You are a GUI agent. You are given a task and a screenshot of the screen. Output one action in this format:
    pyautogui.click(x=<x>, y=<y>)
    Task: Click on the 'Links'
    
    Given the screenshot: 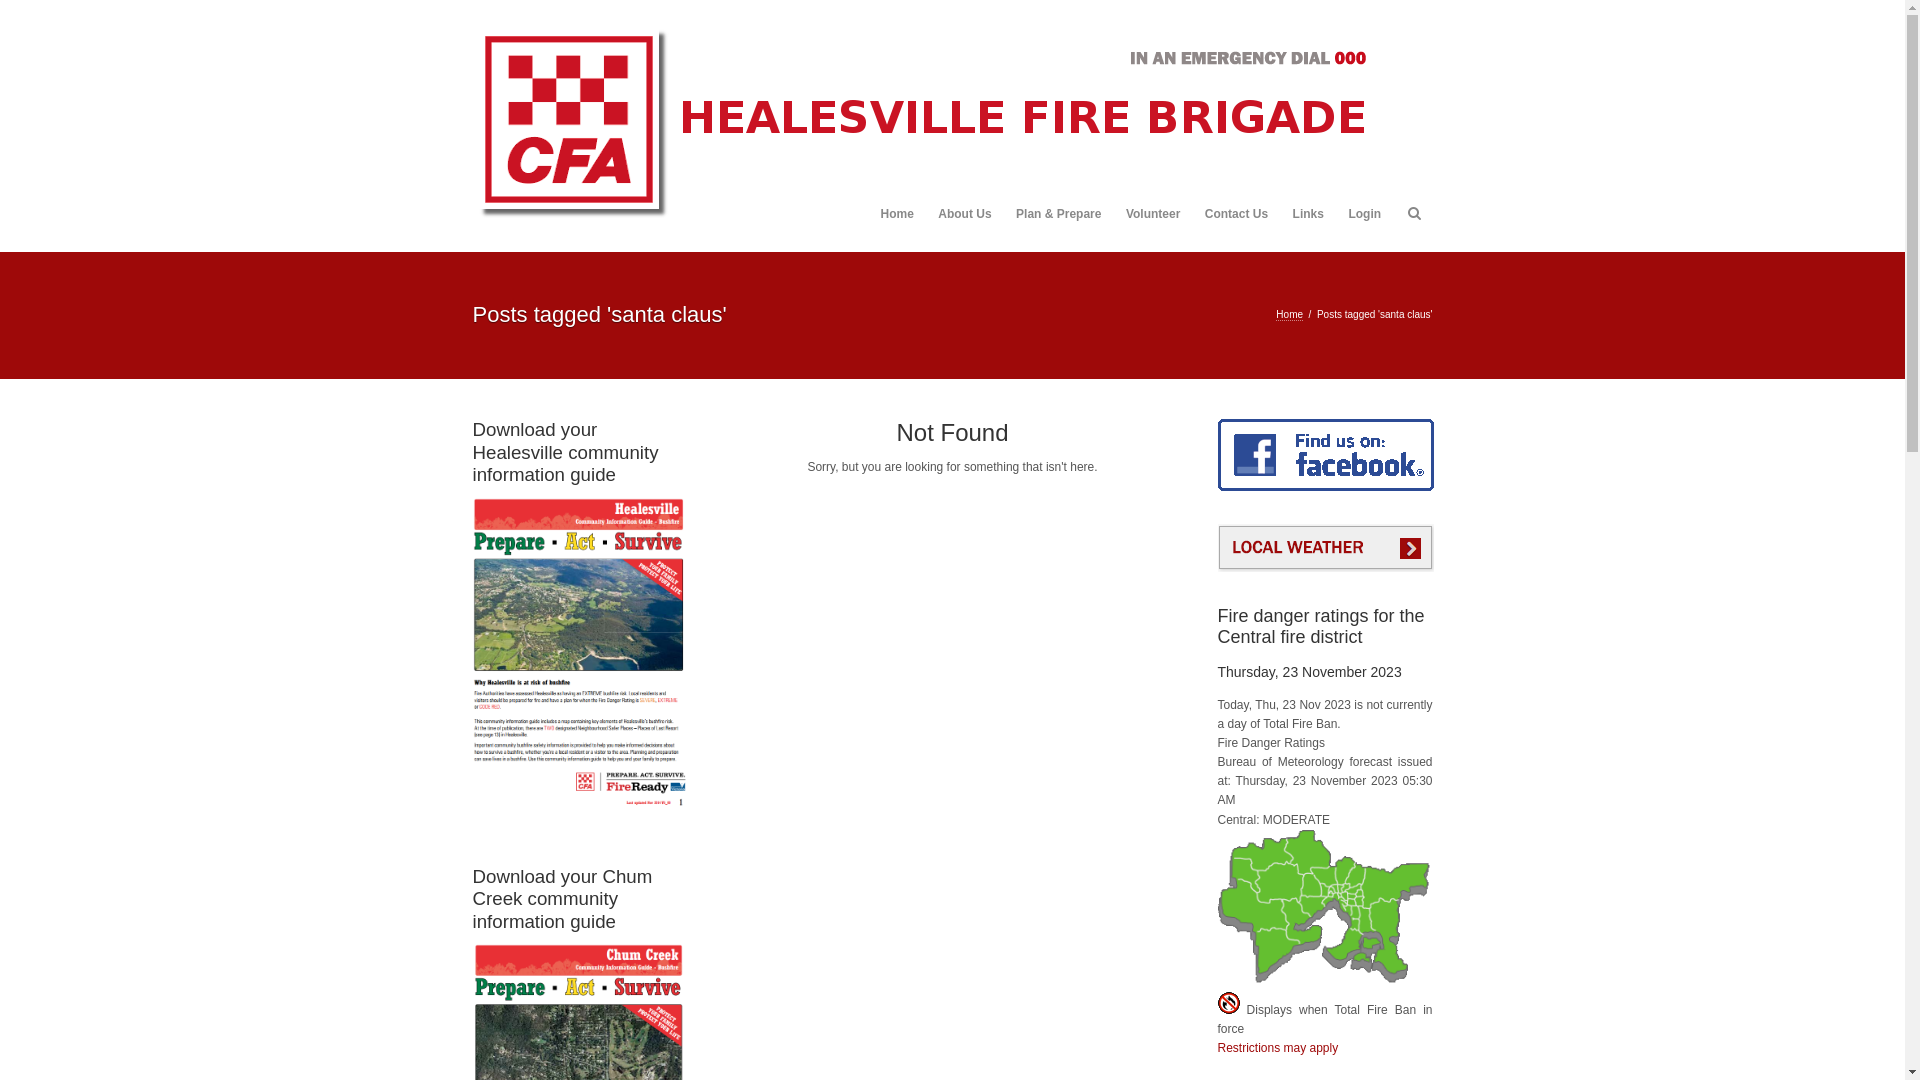 What is the action you would take?
    pyautogui.click(x=1308, y=214)
    